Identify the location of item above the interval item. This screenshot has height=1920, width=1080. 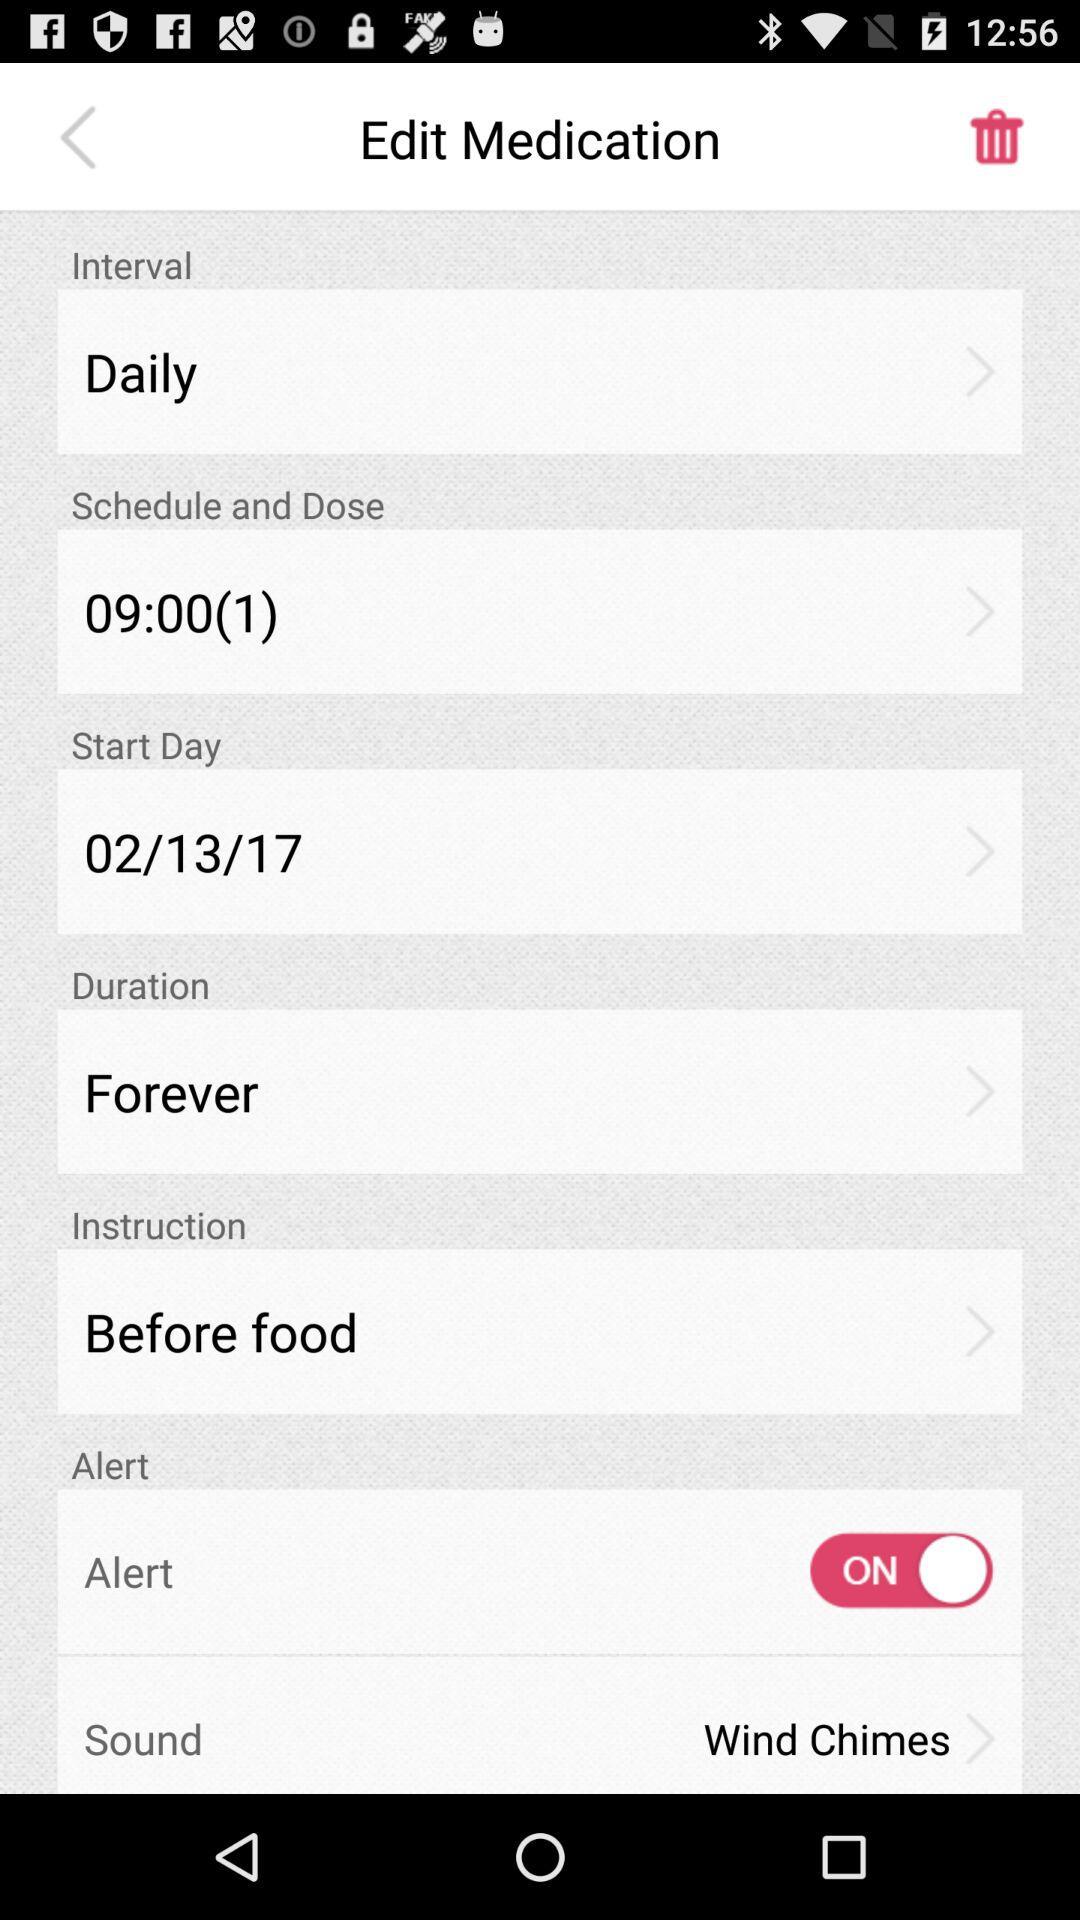
(82, 137).